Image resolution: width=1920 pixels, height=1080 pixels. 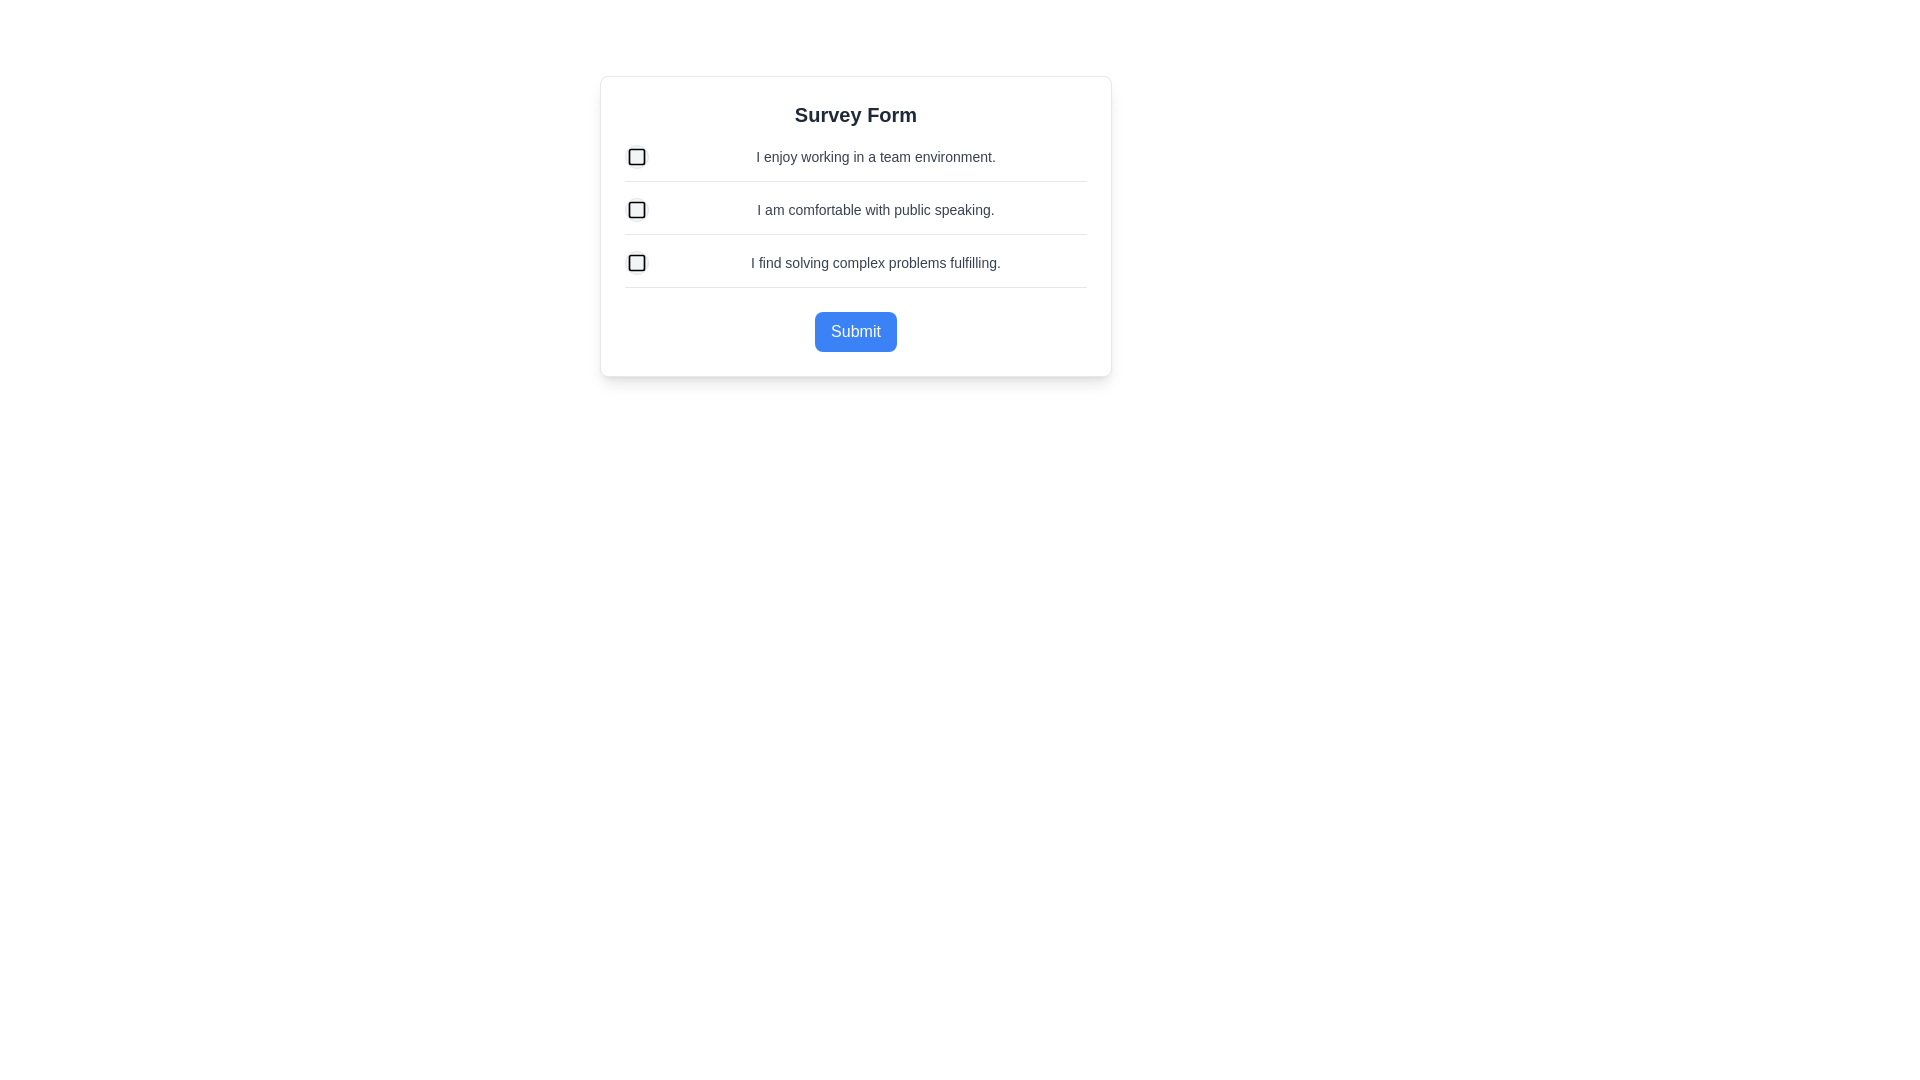 What do you see at coordinates (636, 156) in the screenshot?
I see `the uppermost checkbox control styled with SVG components located underneath the title 'Survey Form'` at bounding box center [636, 156].